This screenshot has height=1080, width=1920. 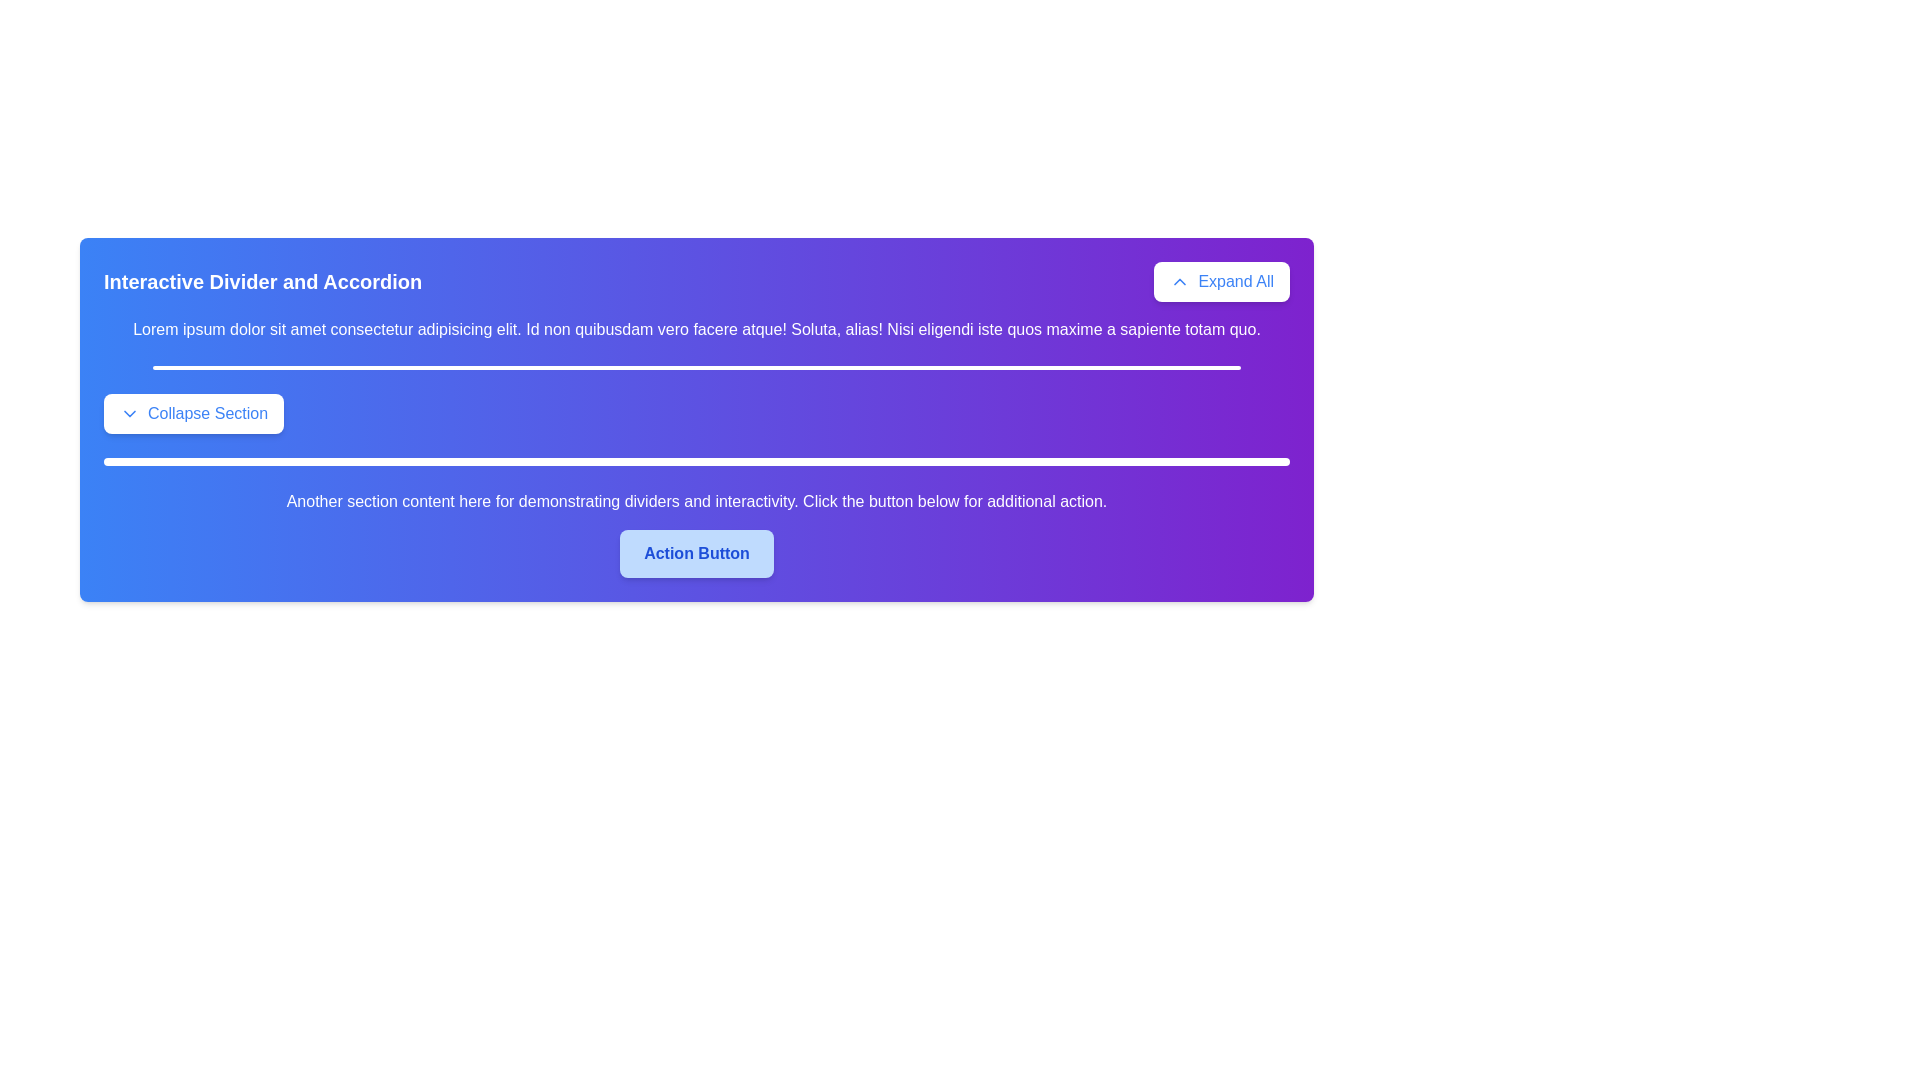 I want to click on the text in the text block containing 'Lorem ipsum dolor sit amet consectetur adipisicing elit...' for copying, so click(x=696, y=329).